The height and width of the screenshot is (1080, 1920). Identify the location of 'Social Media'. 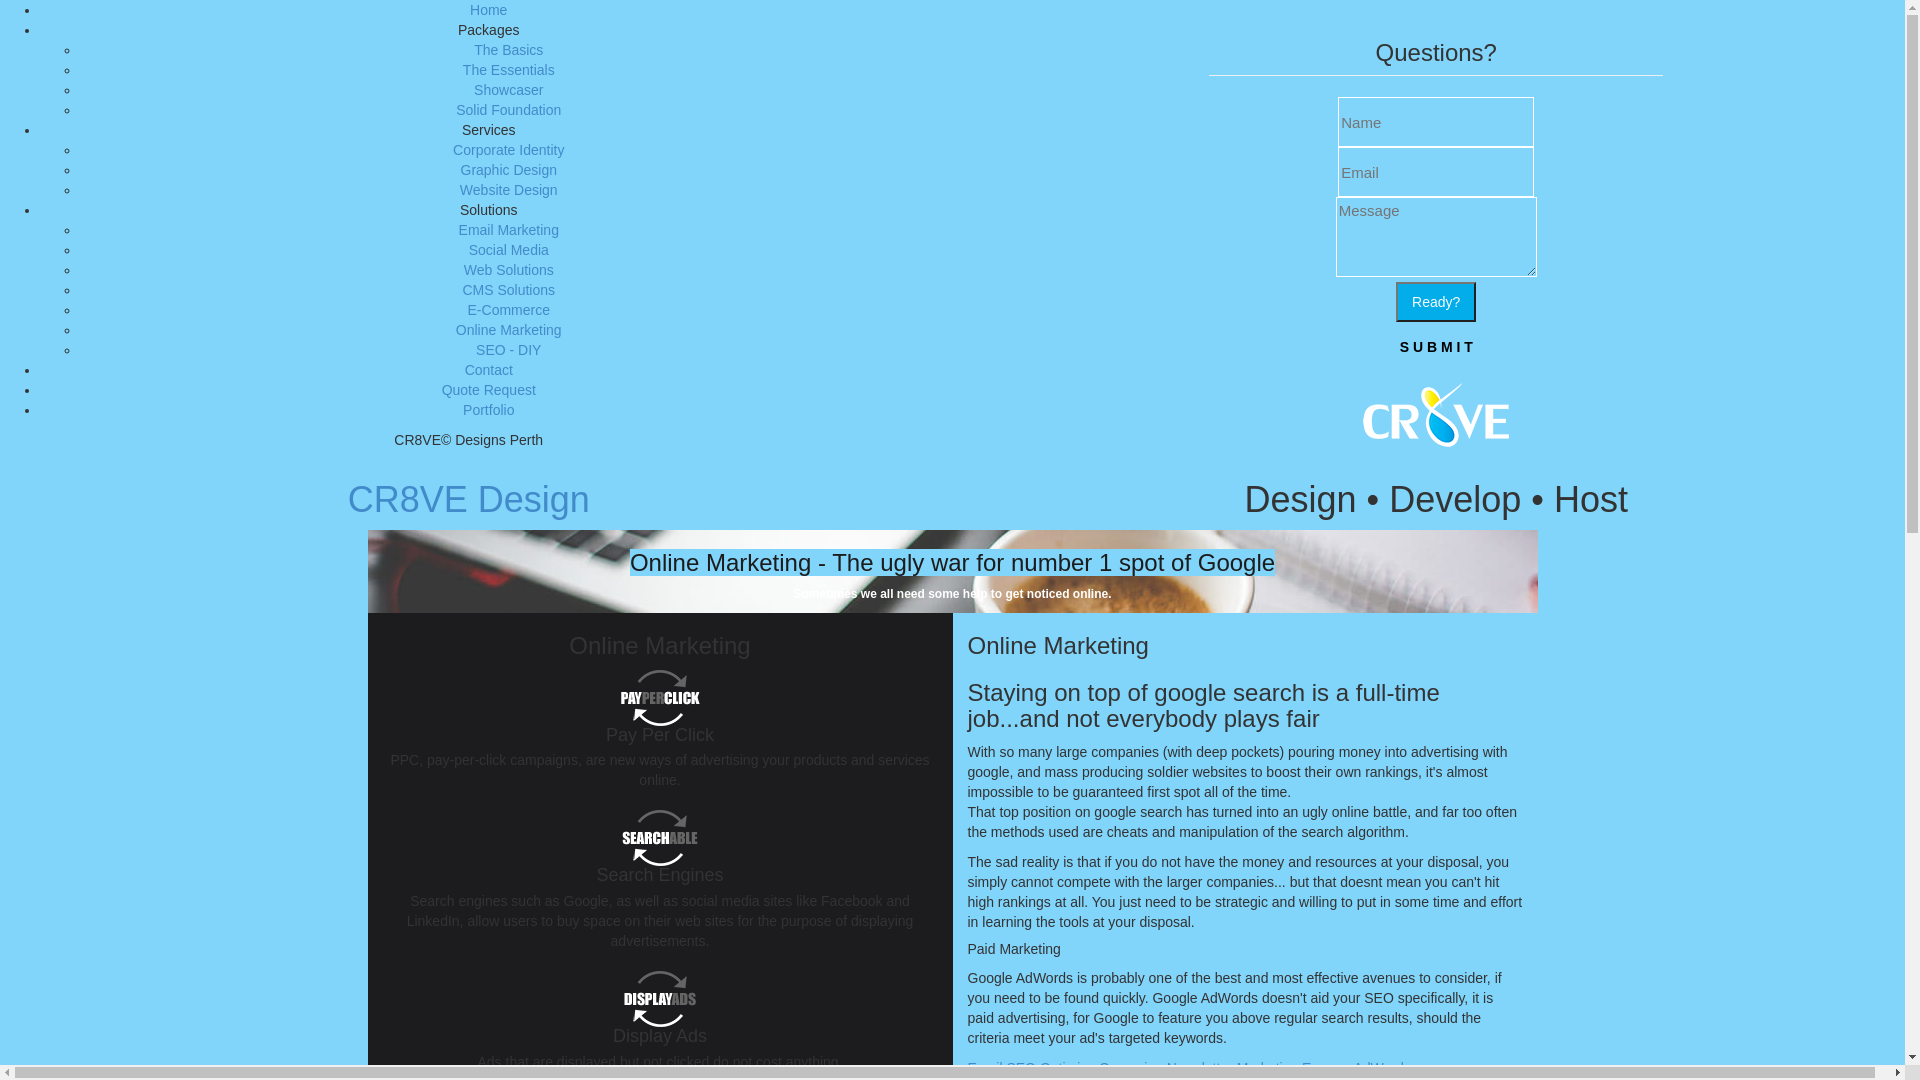
(508, 249).